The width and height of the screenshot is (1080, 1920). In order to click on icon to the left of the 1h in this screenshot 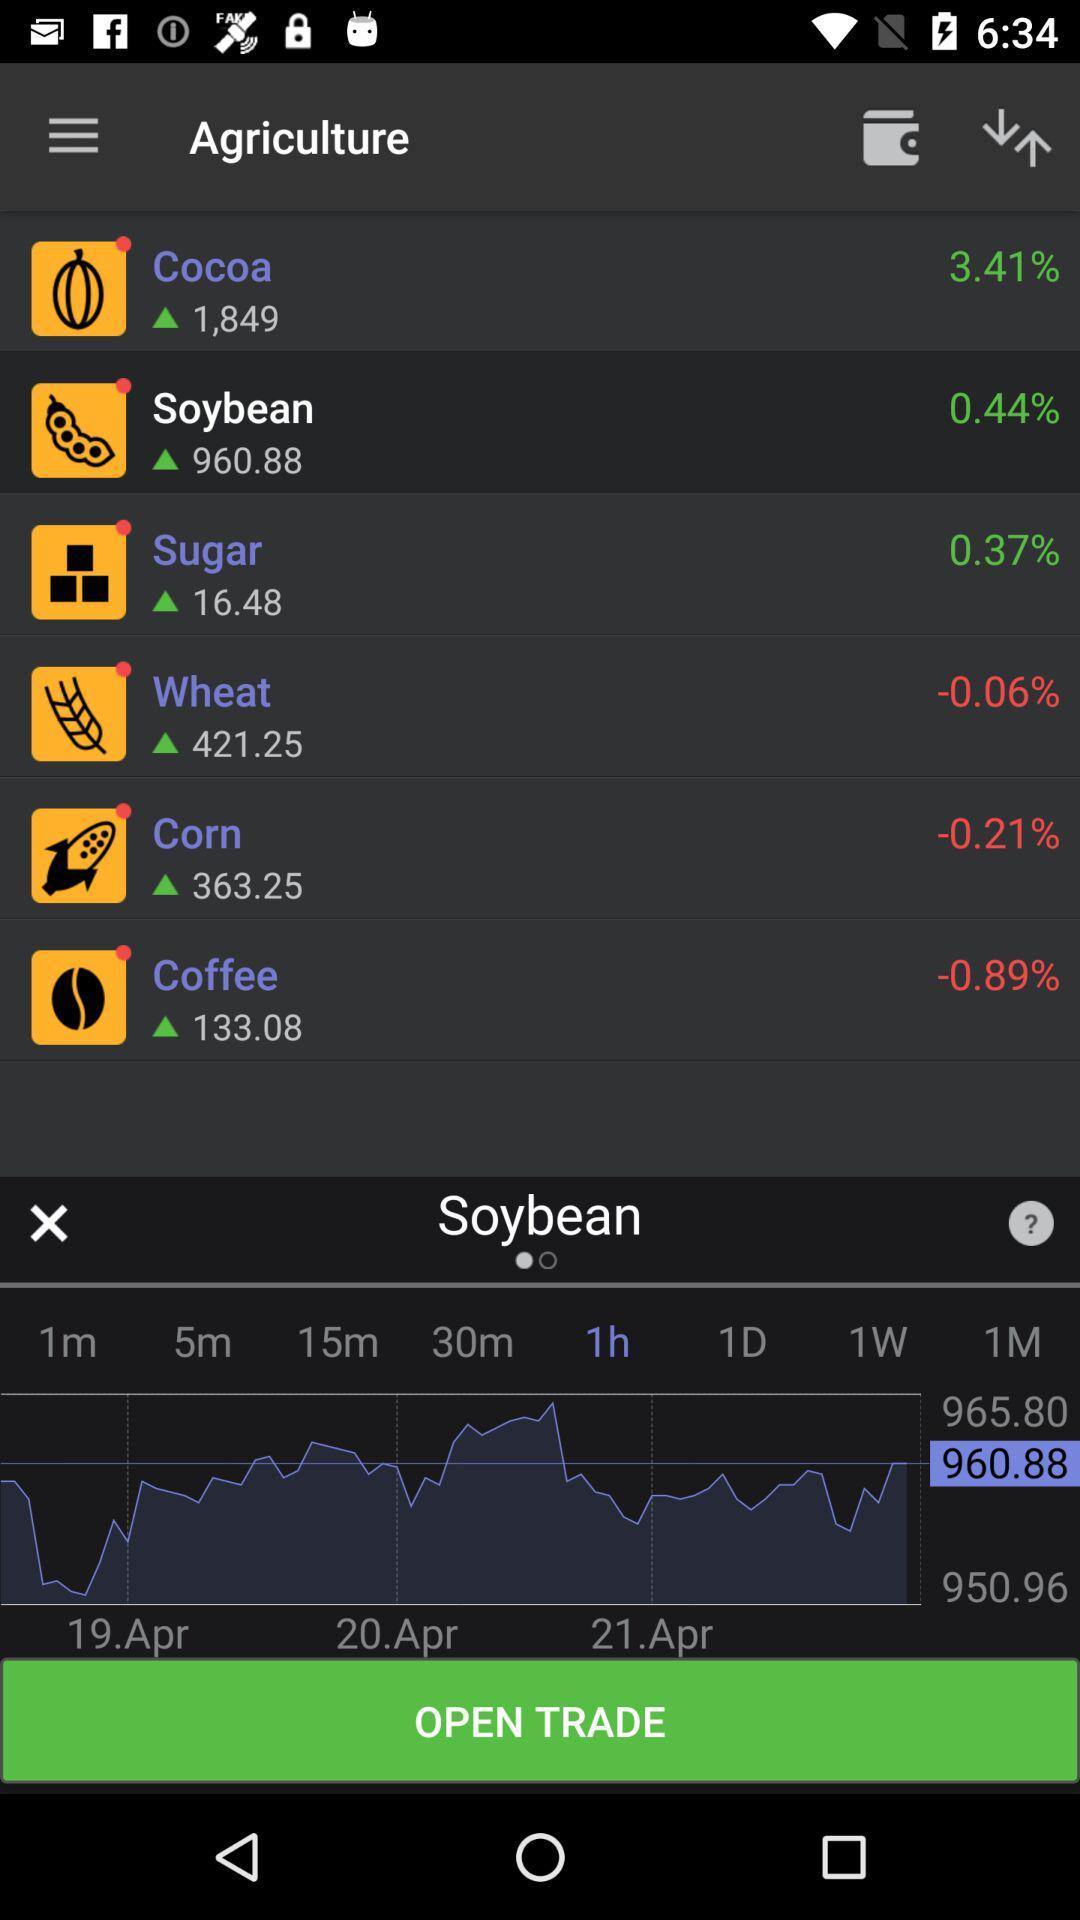, I will do `click(472, 1340)`.